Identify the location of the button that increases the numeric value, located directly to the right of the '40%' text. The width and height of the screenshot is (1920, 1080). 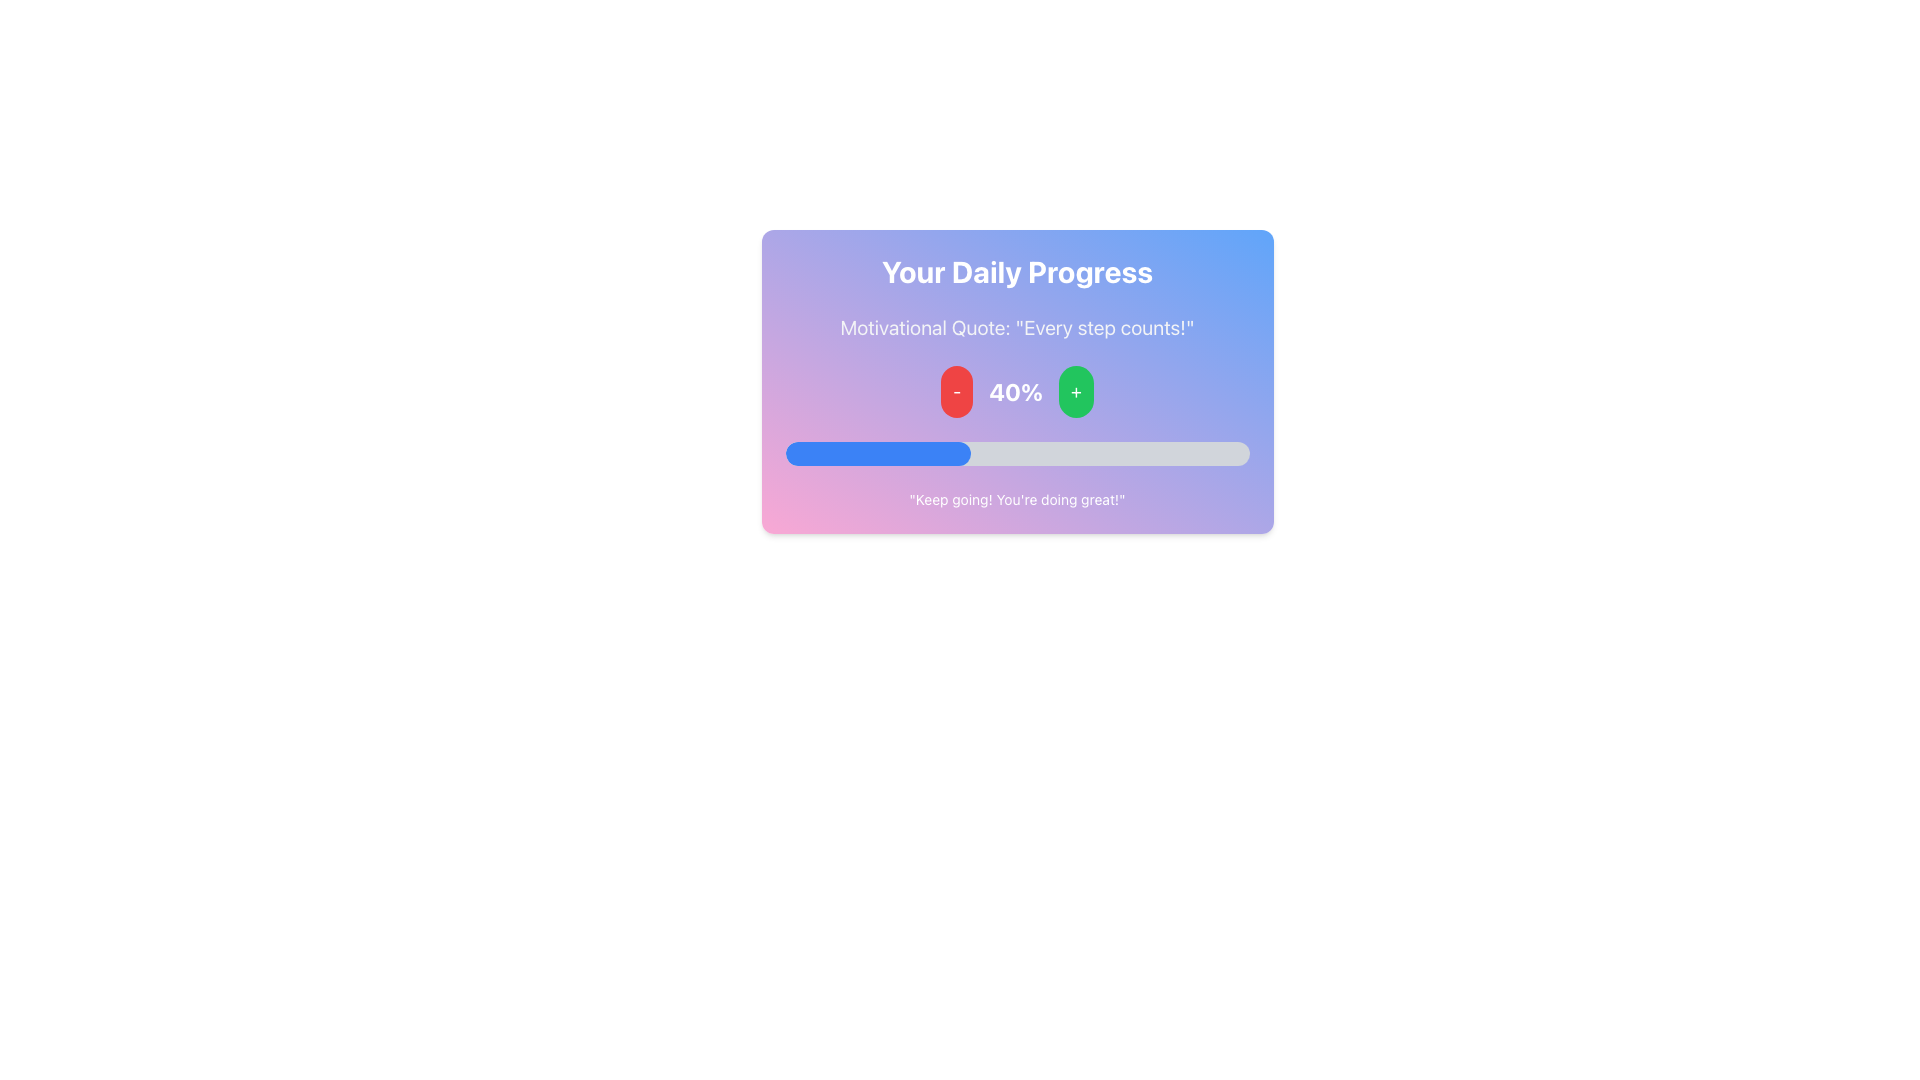
(1075, 392).